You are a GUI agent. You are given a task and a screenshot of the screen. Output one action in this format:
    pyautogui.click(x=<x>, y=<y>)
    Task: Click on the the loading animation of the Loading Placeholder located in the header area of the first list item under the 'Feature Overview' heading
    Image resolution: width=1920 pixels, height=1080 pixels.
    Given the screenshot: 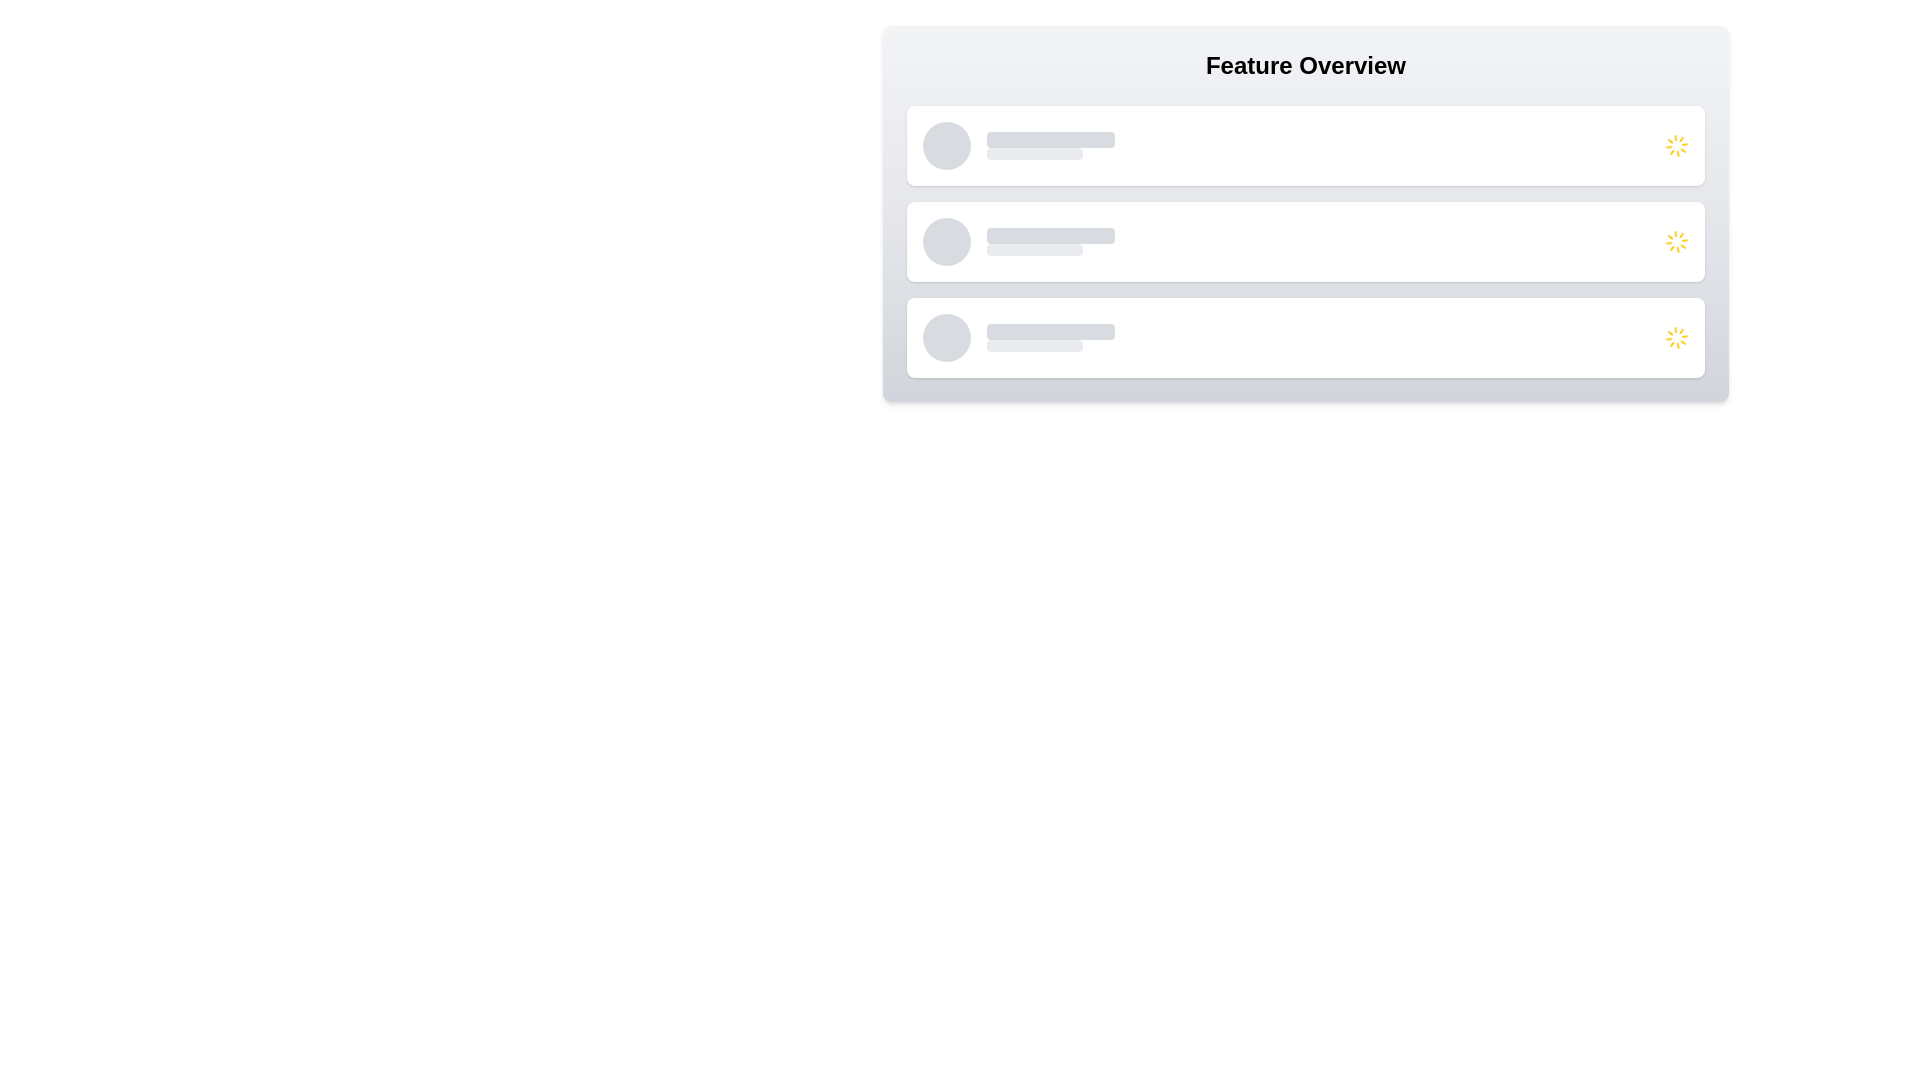 What is the action you would take?
    pyautogui.click(x=1050, y=138)
    